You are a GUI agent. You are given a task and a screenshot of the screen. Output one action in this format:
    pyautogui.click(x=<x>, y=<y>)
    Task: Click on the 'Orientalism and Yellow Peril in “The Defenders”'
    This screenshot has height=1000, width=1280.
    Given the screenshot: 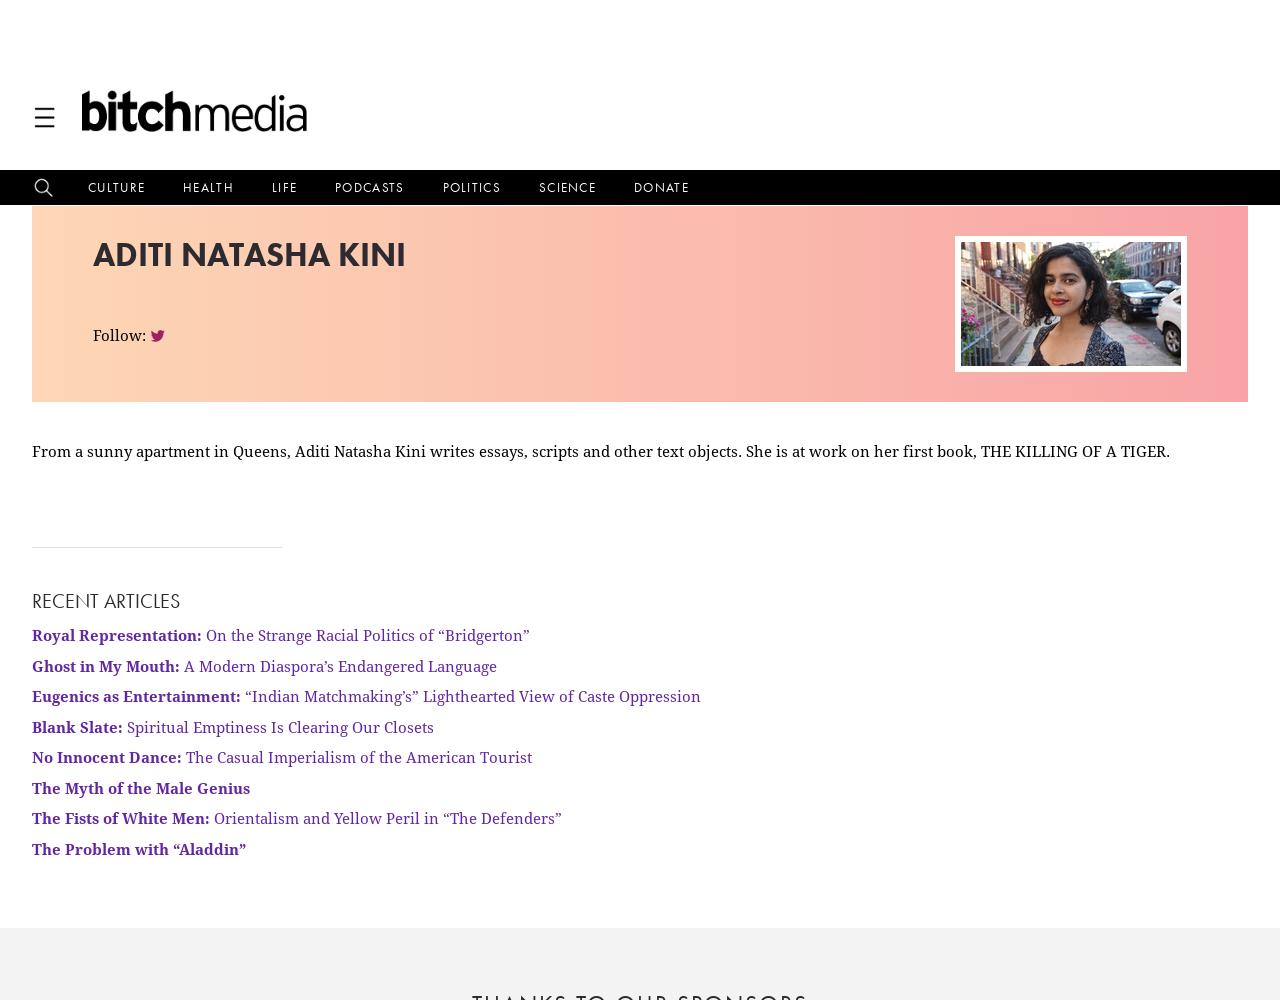 What is the action you would take?
    pyautogui.click(x=386, y=817)
    